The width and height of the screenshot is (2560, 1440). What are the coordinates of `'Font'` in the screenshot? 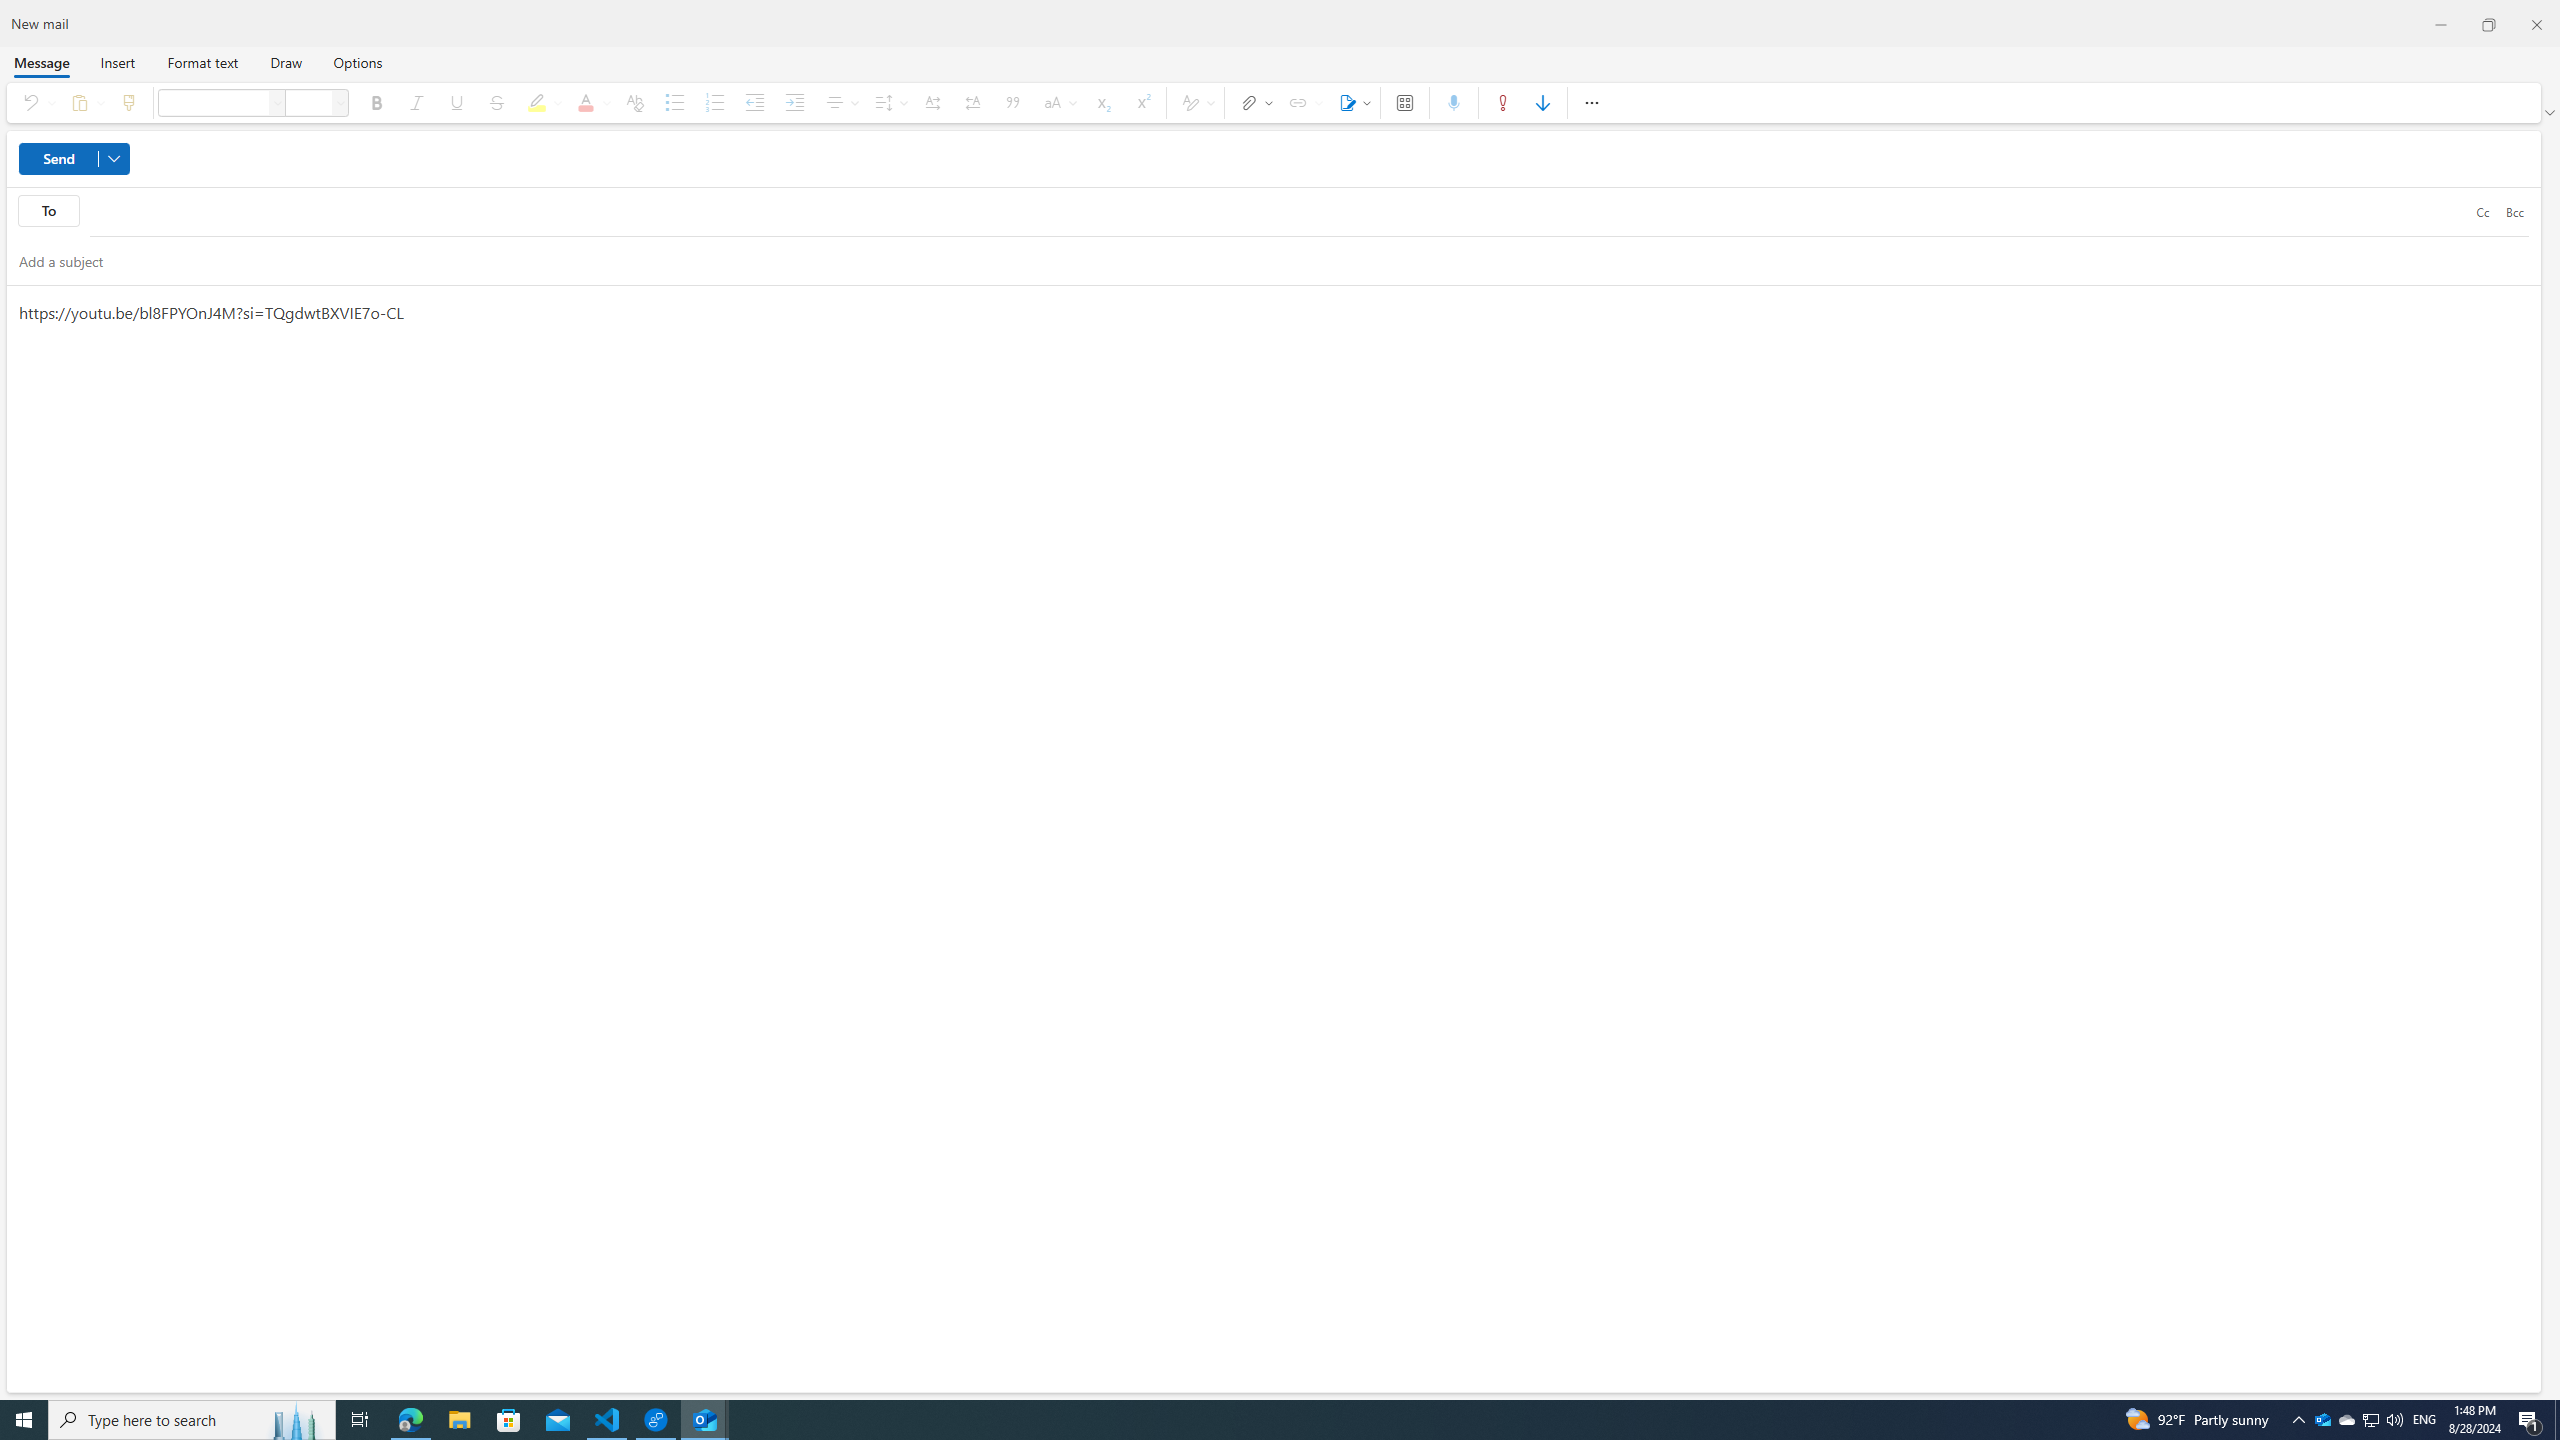 It's located at (277, 102).